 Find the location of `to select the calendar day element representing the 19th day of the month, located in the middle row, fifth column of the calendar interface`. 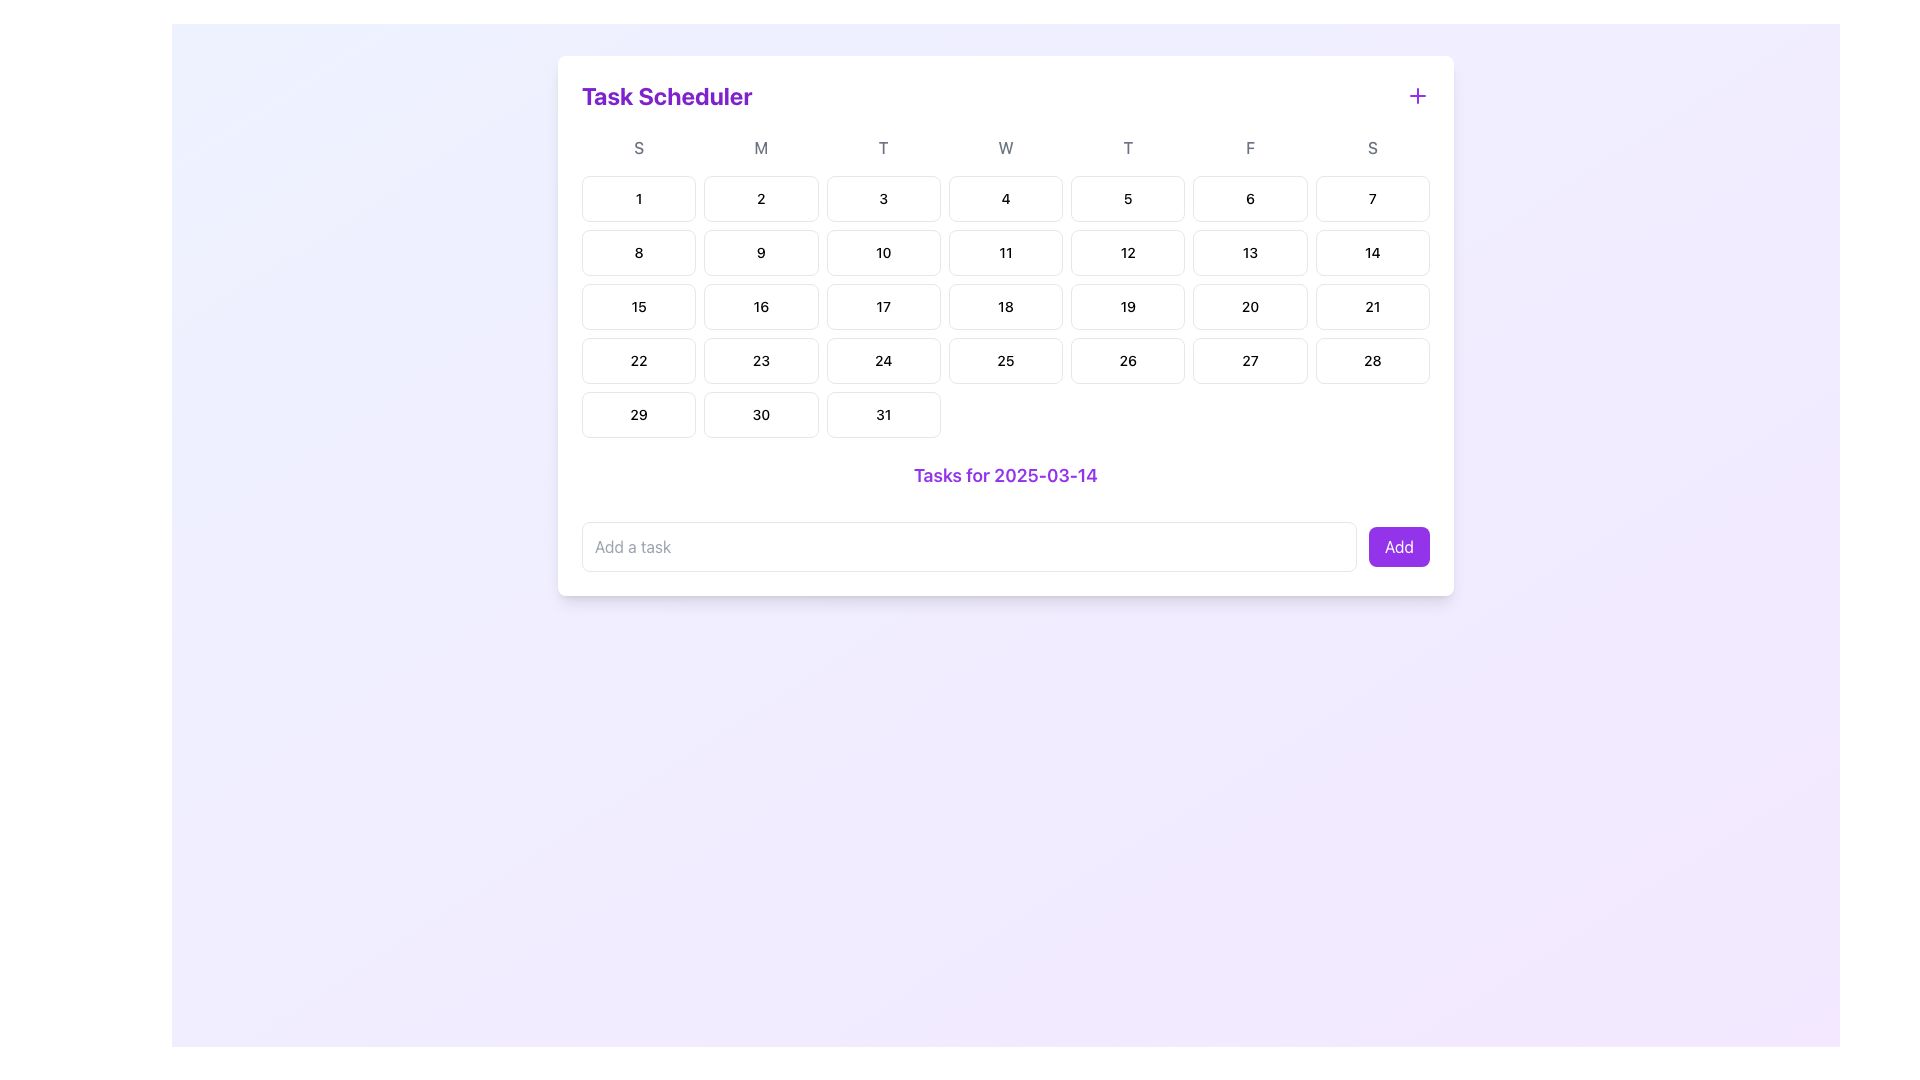

to select the calendar day element representing the 19th day of the month, located in the middle row, fifth column of the calendar interface is located at coordinates (1128, 307).